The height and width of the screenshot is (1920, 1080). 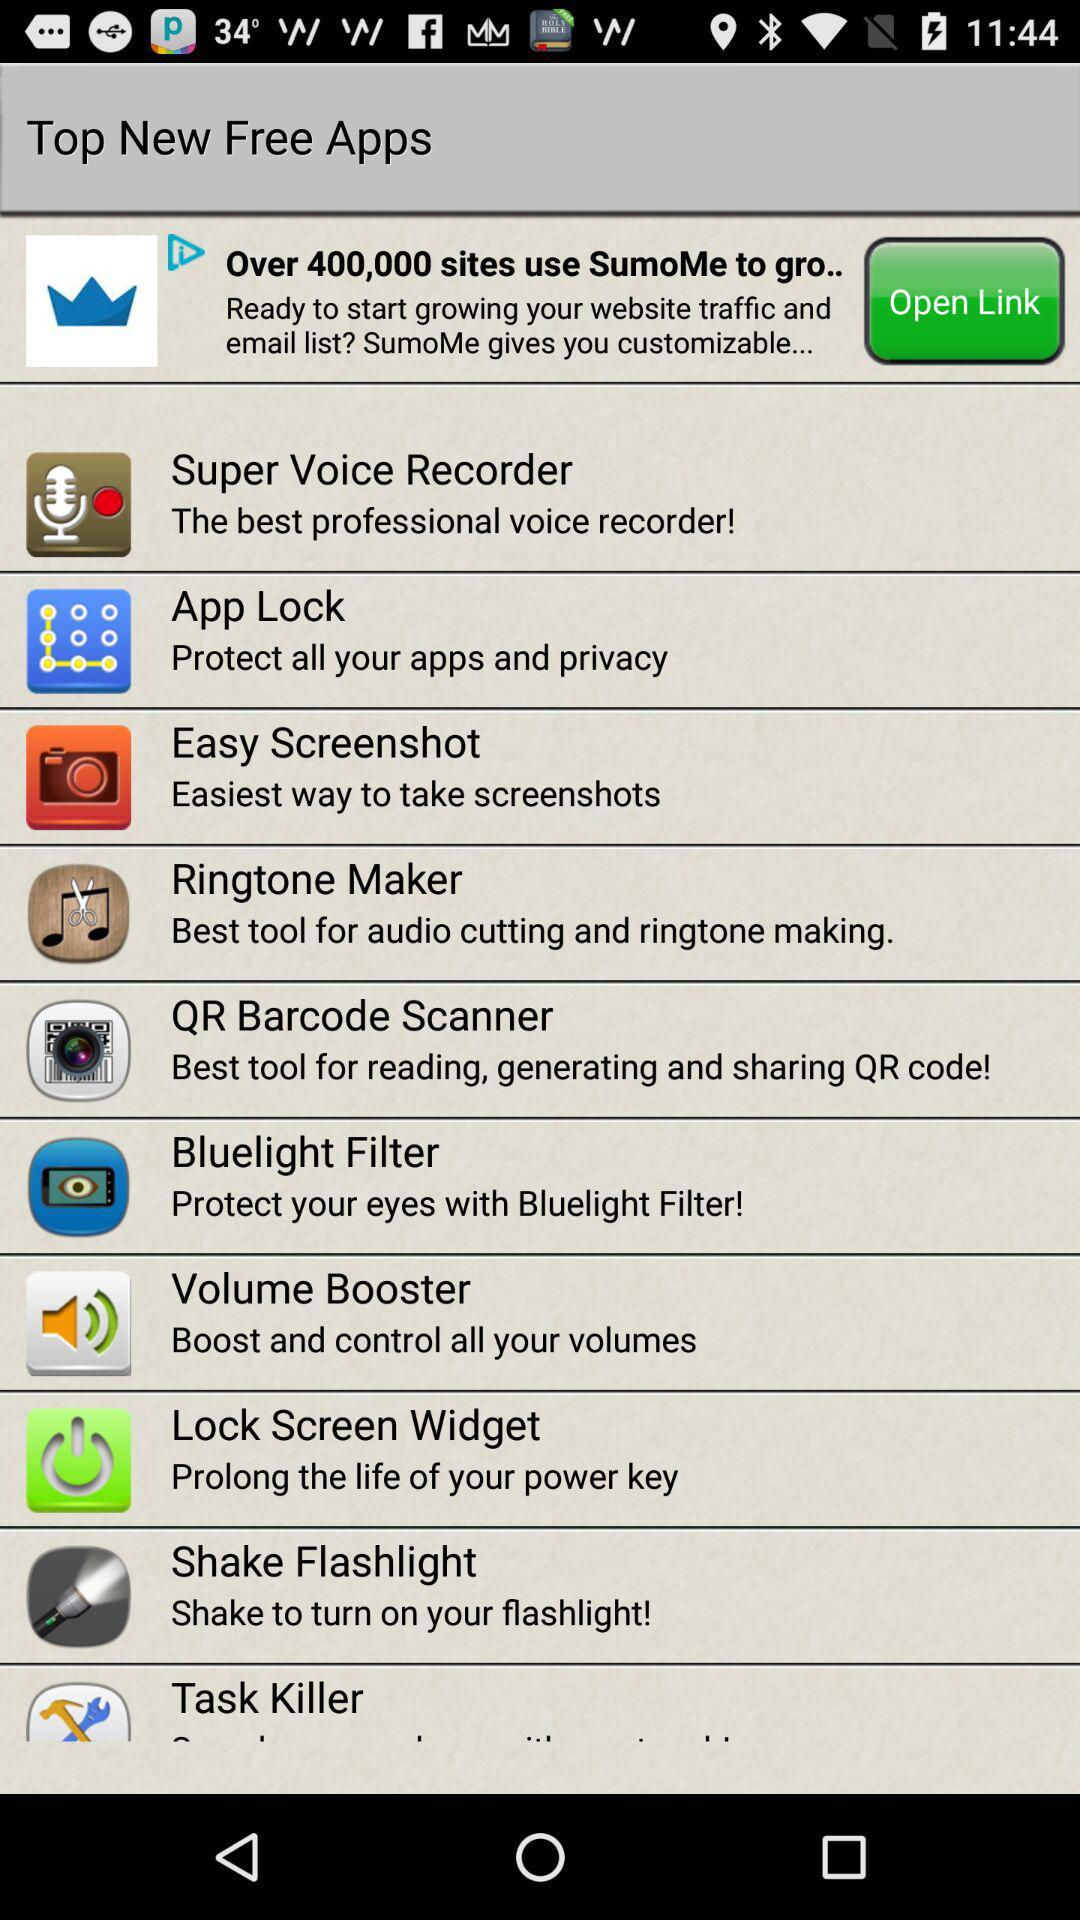 I want to click on the app above prolong the life app, so click(x=624, y=1422).